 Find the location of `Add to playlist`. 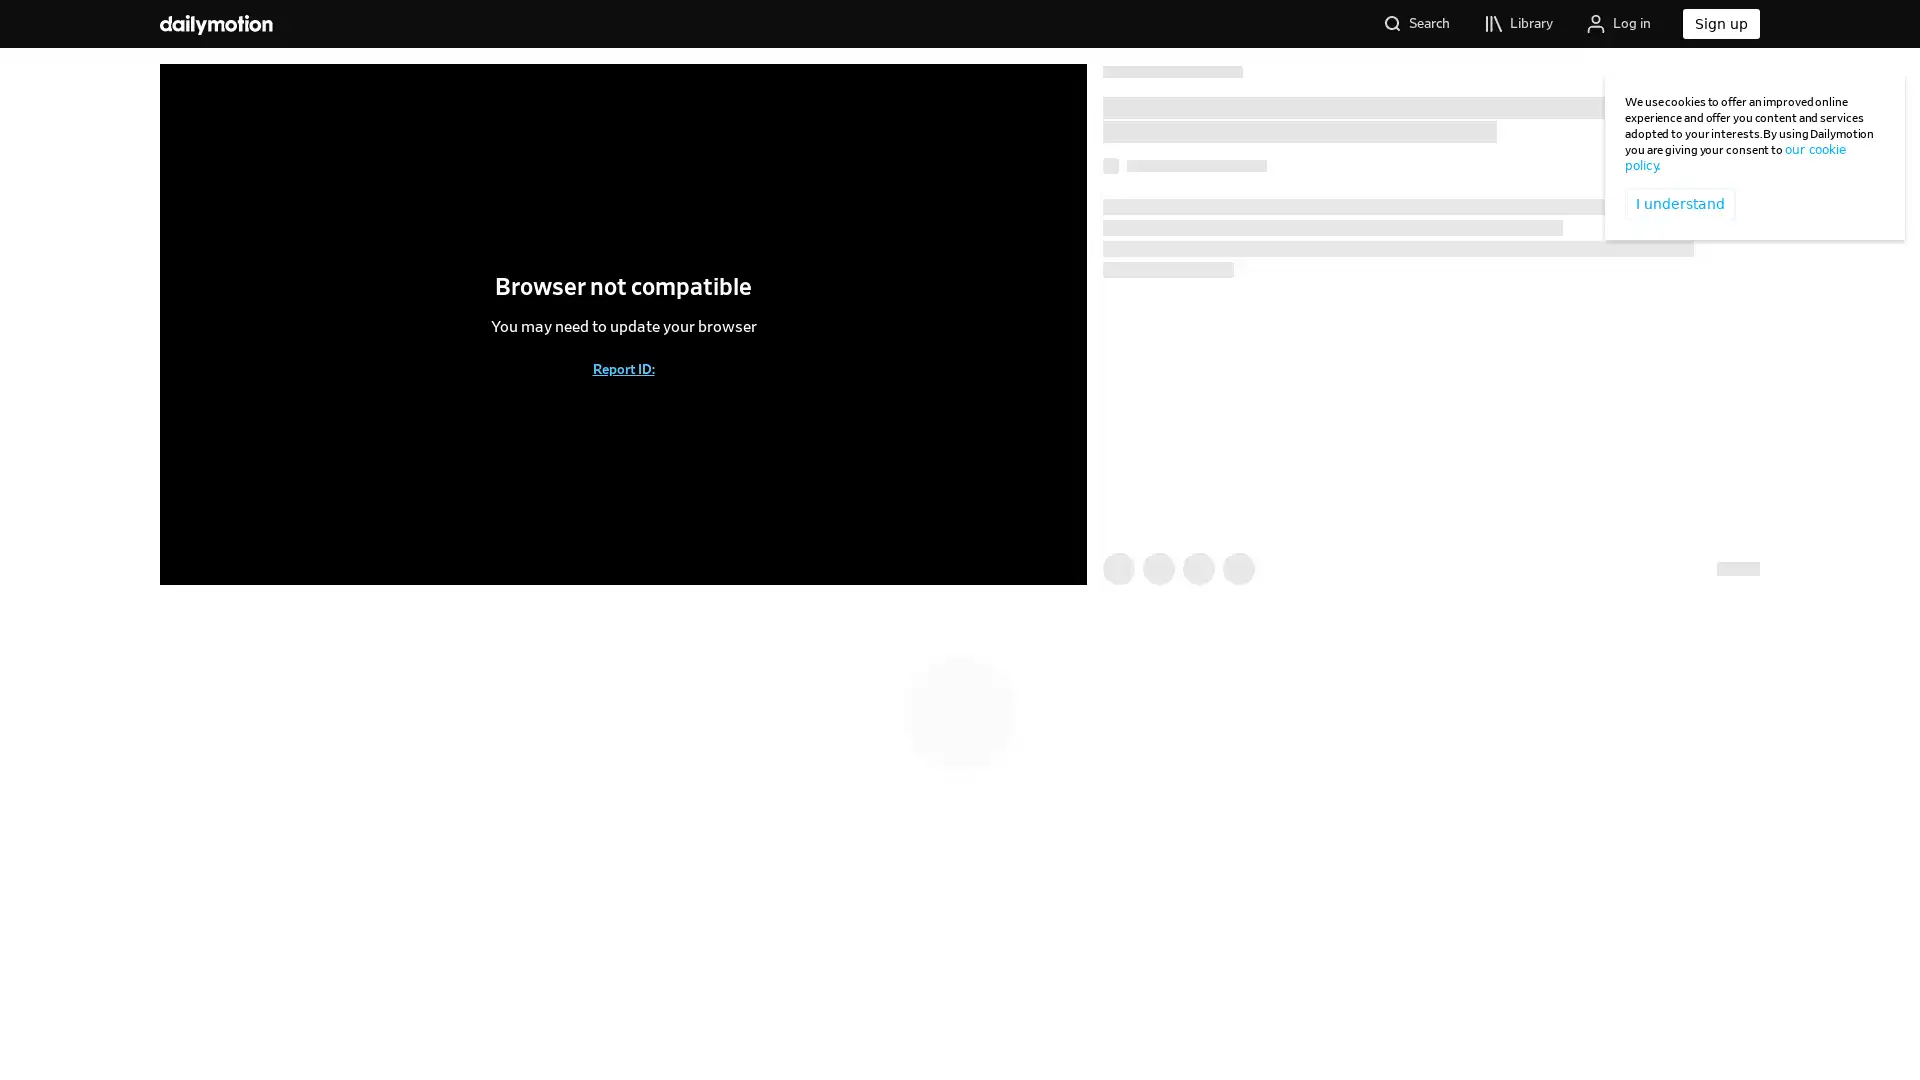

Add to playlist is located at coordinates (1237, 505).